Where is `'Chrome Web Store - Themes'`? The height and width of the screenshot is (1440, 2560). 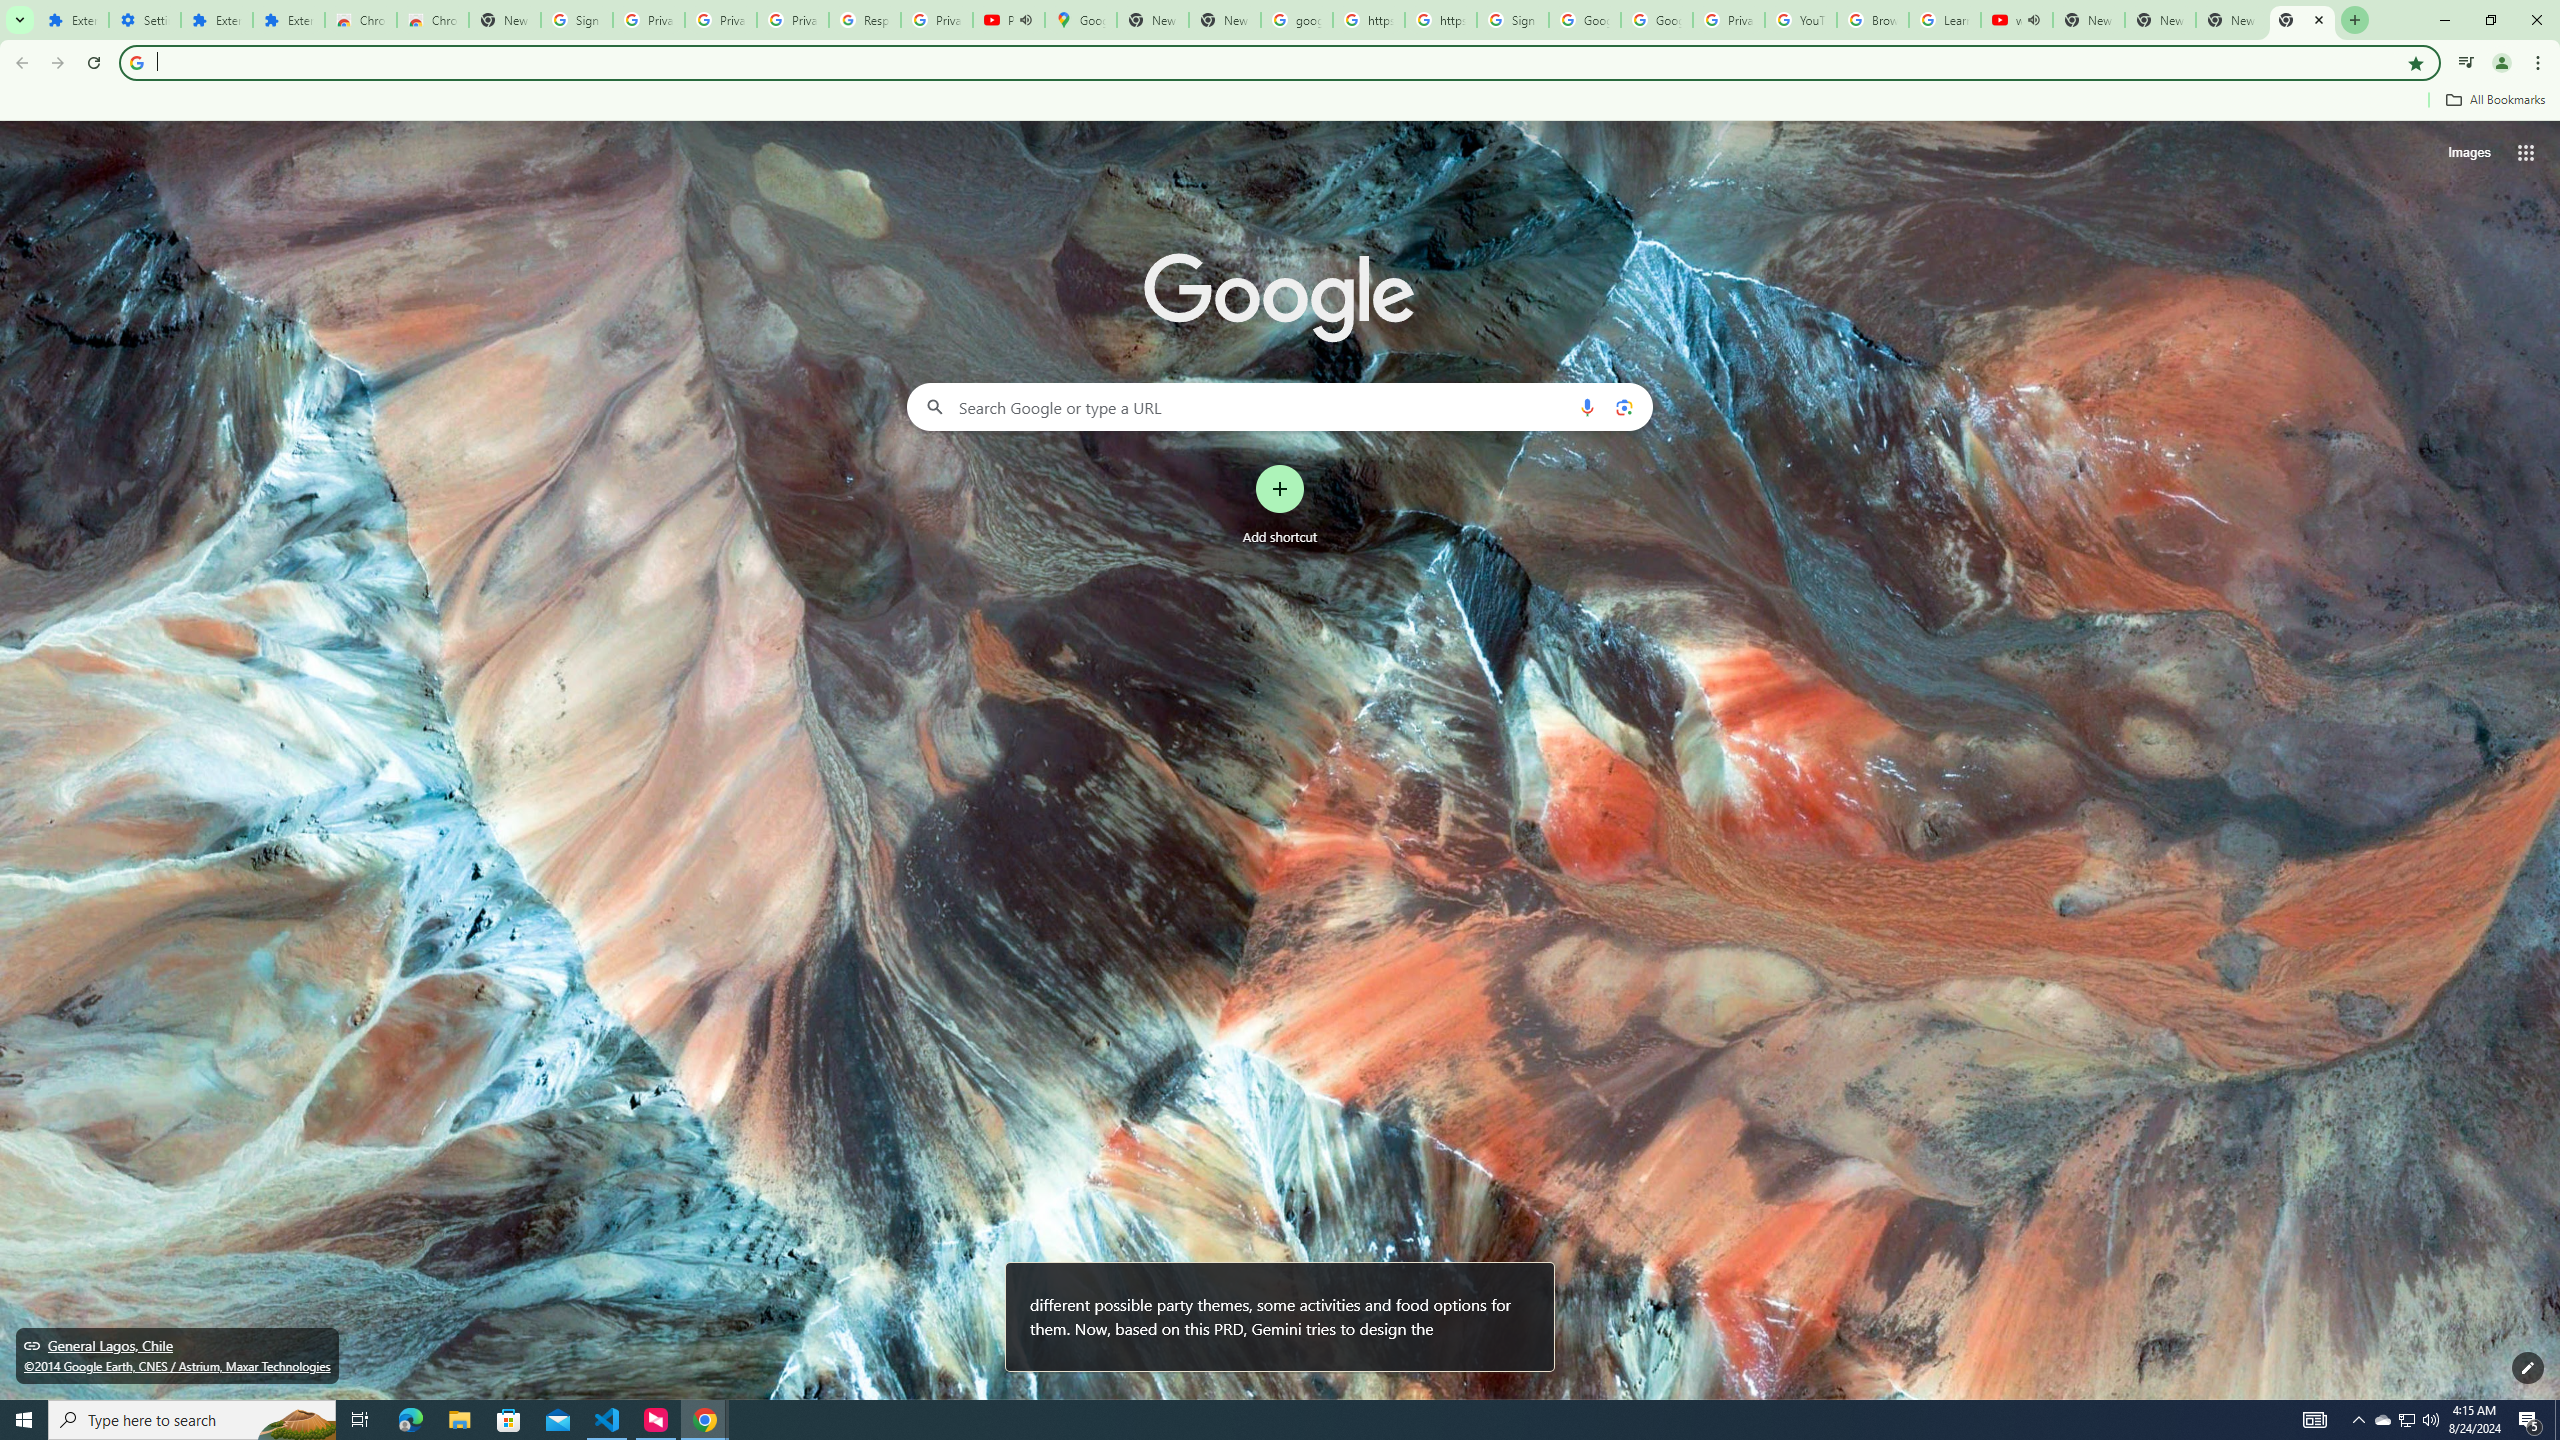
'Chrome Web Store - Themes' is located at coordinates (432, 19).